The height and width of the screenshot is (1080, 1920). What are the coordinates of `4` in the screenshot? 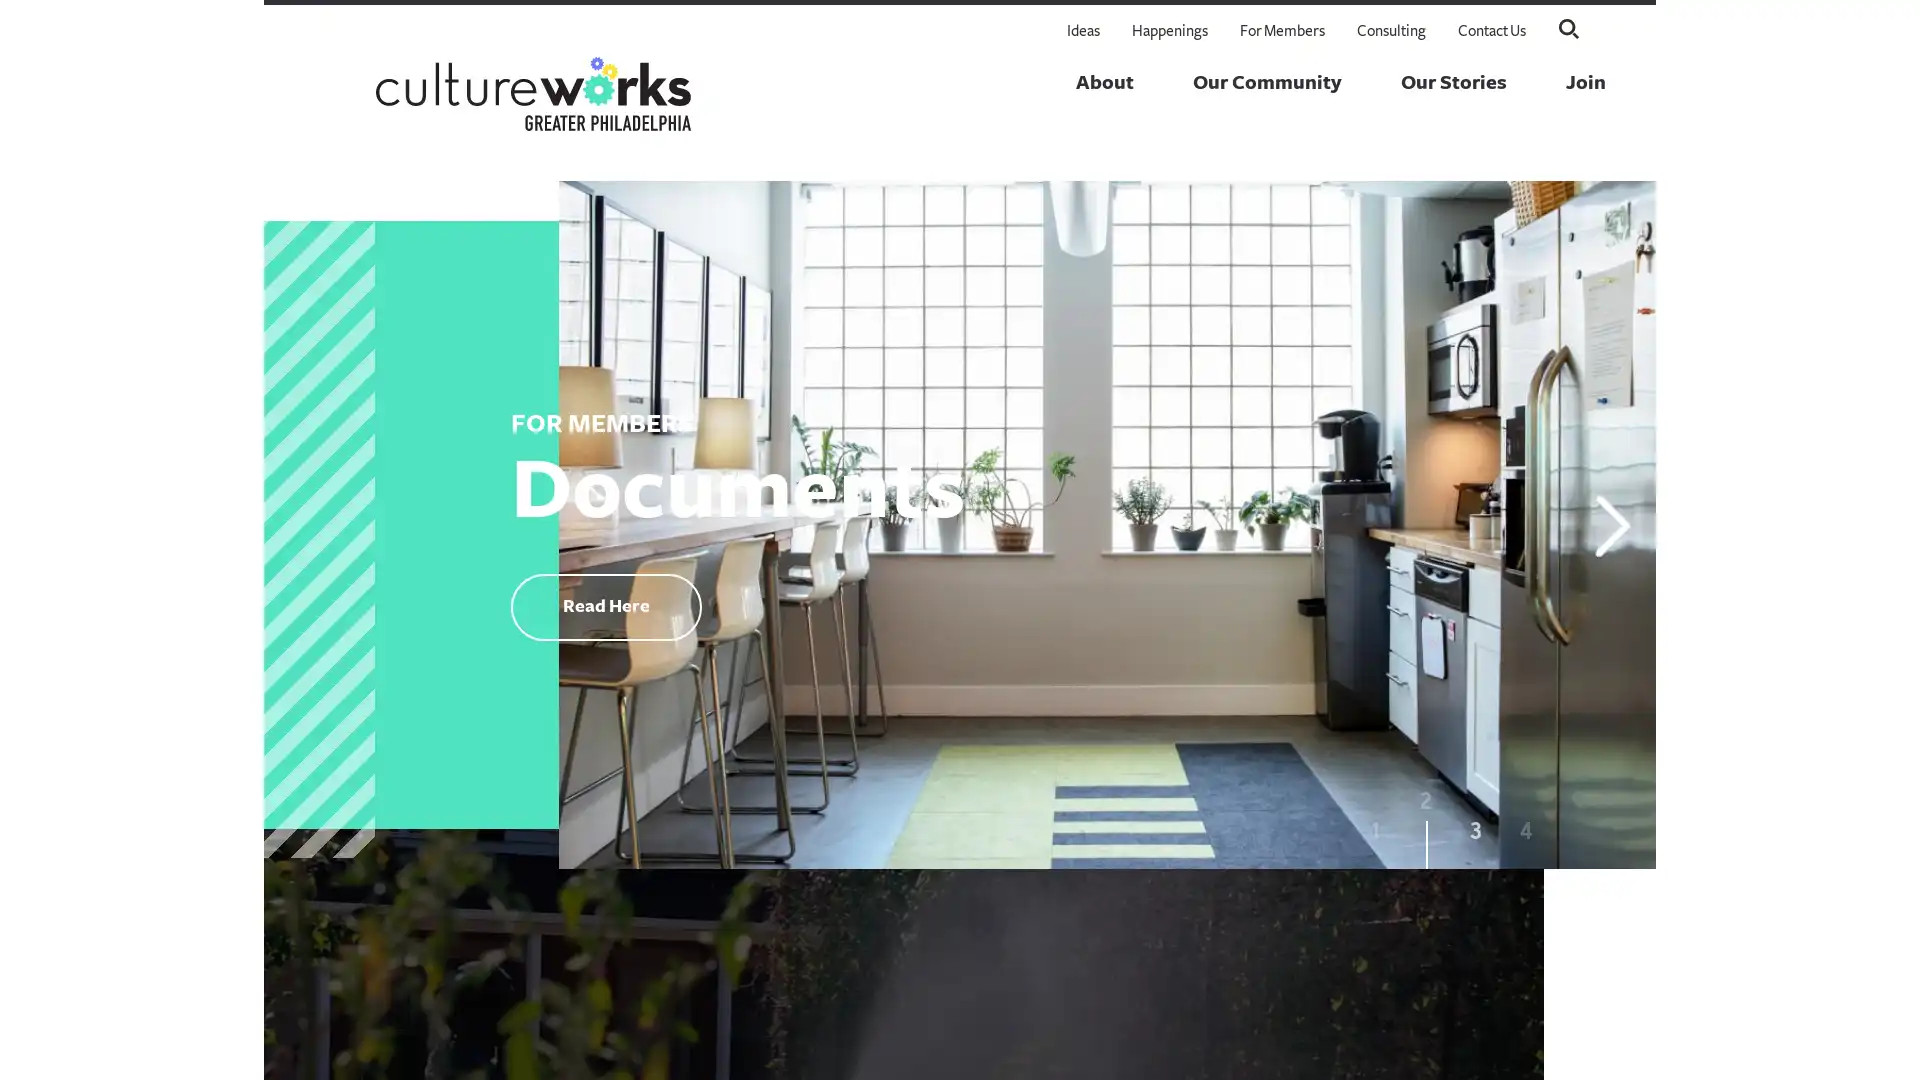 It's located at (1525, 837).